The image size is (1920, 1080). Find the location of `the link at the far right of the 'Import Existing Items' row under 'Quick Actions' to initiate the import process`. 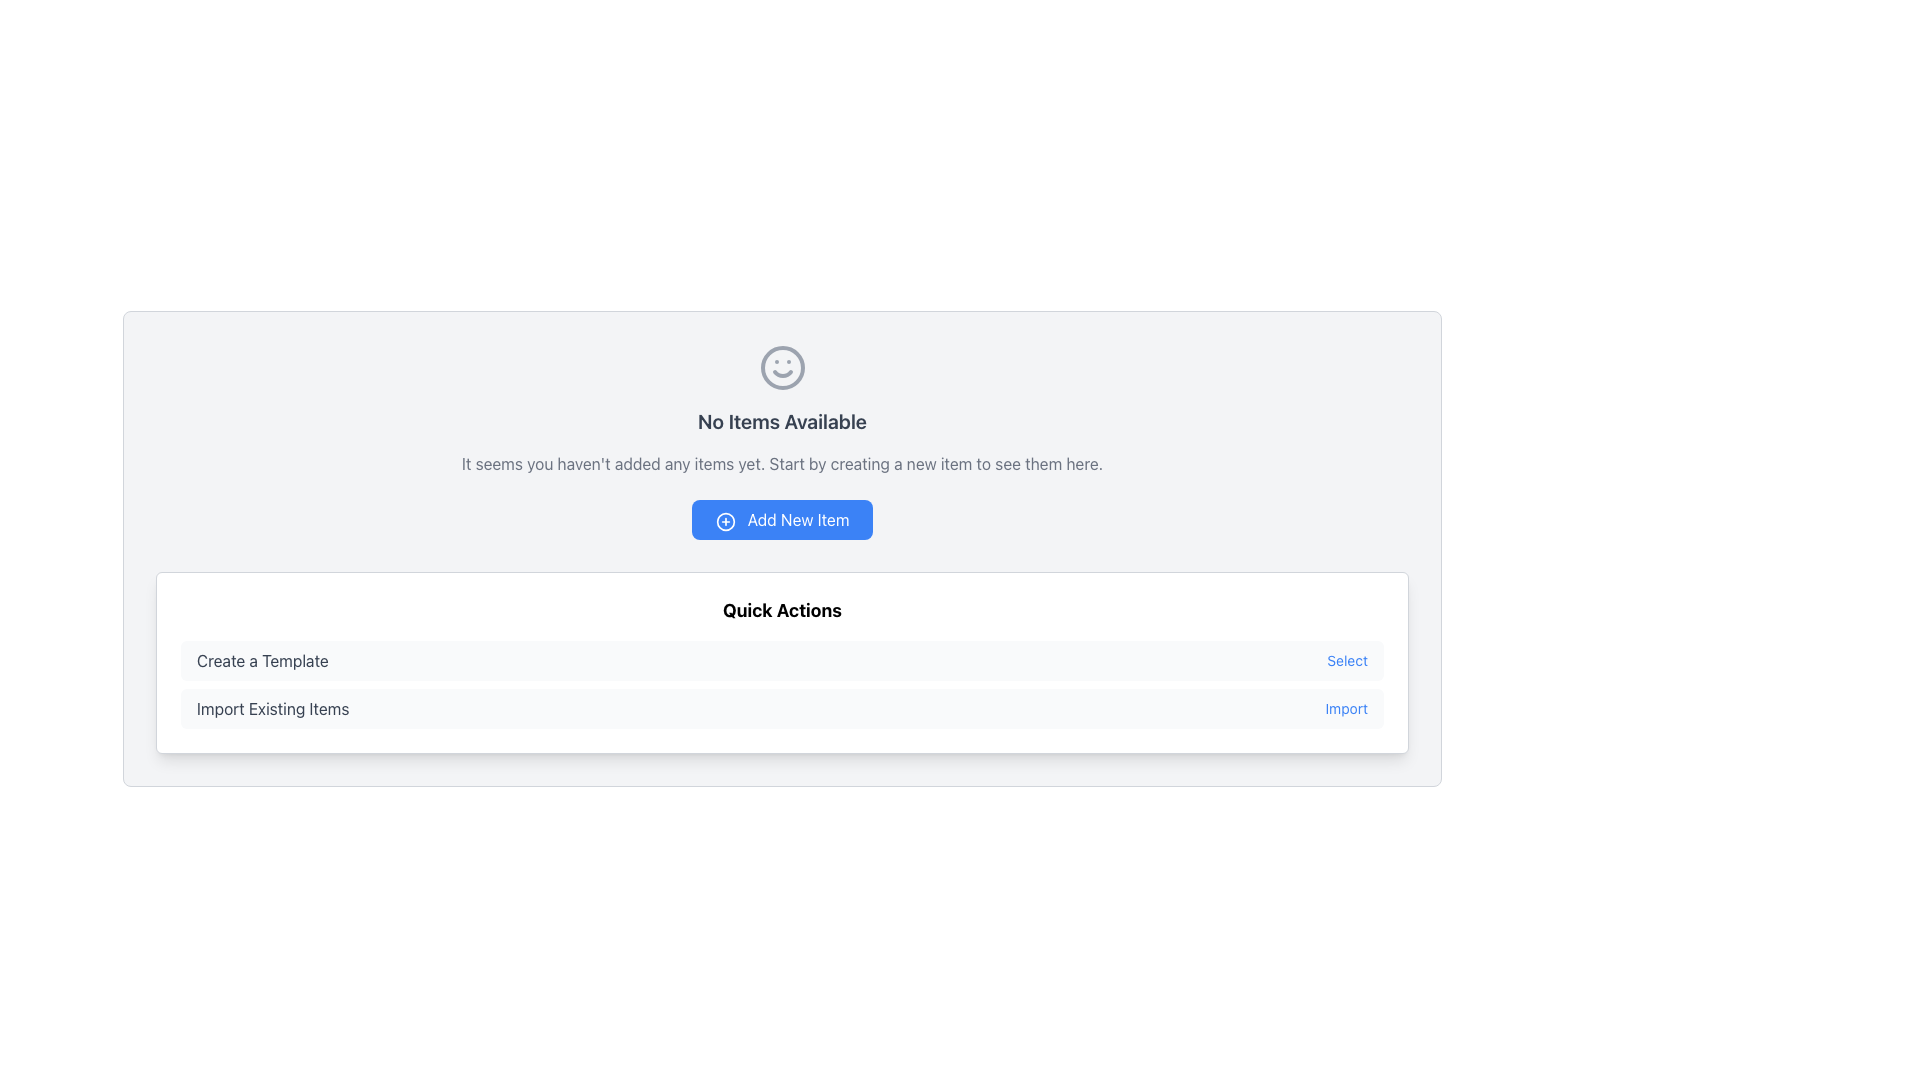

the link at the far right of the 'Import Existing Items' row under 'Quick Actions' to initiate the import process is located at coordinates (1346, 708).